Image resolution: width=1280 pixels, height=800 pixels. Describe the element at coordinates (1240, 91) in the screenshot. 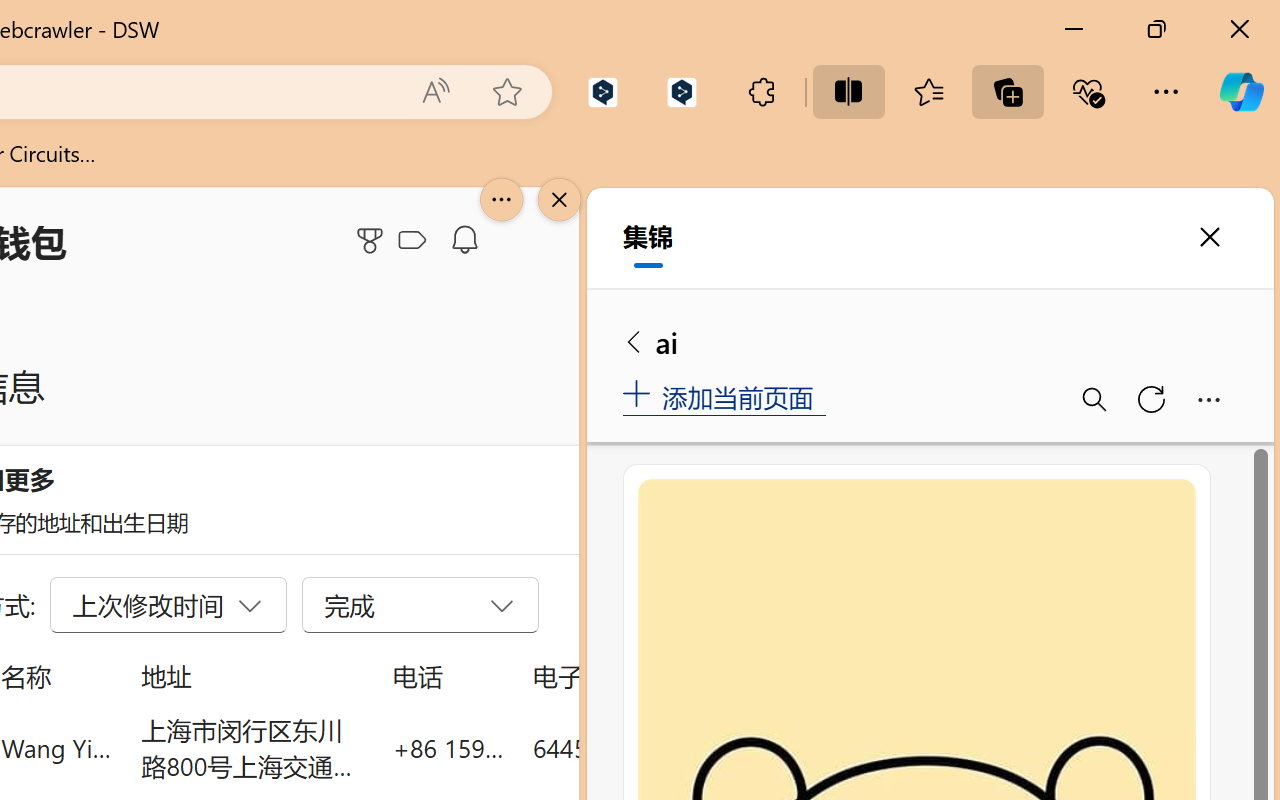

I see `'Copilot (Ctrl+Shift+.)'` at that location.